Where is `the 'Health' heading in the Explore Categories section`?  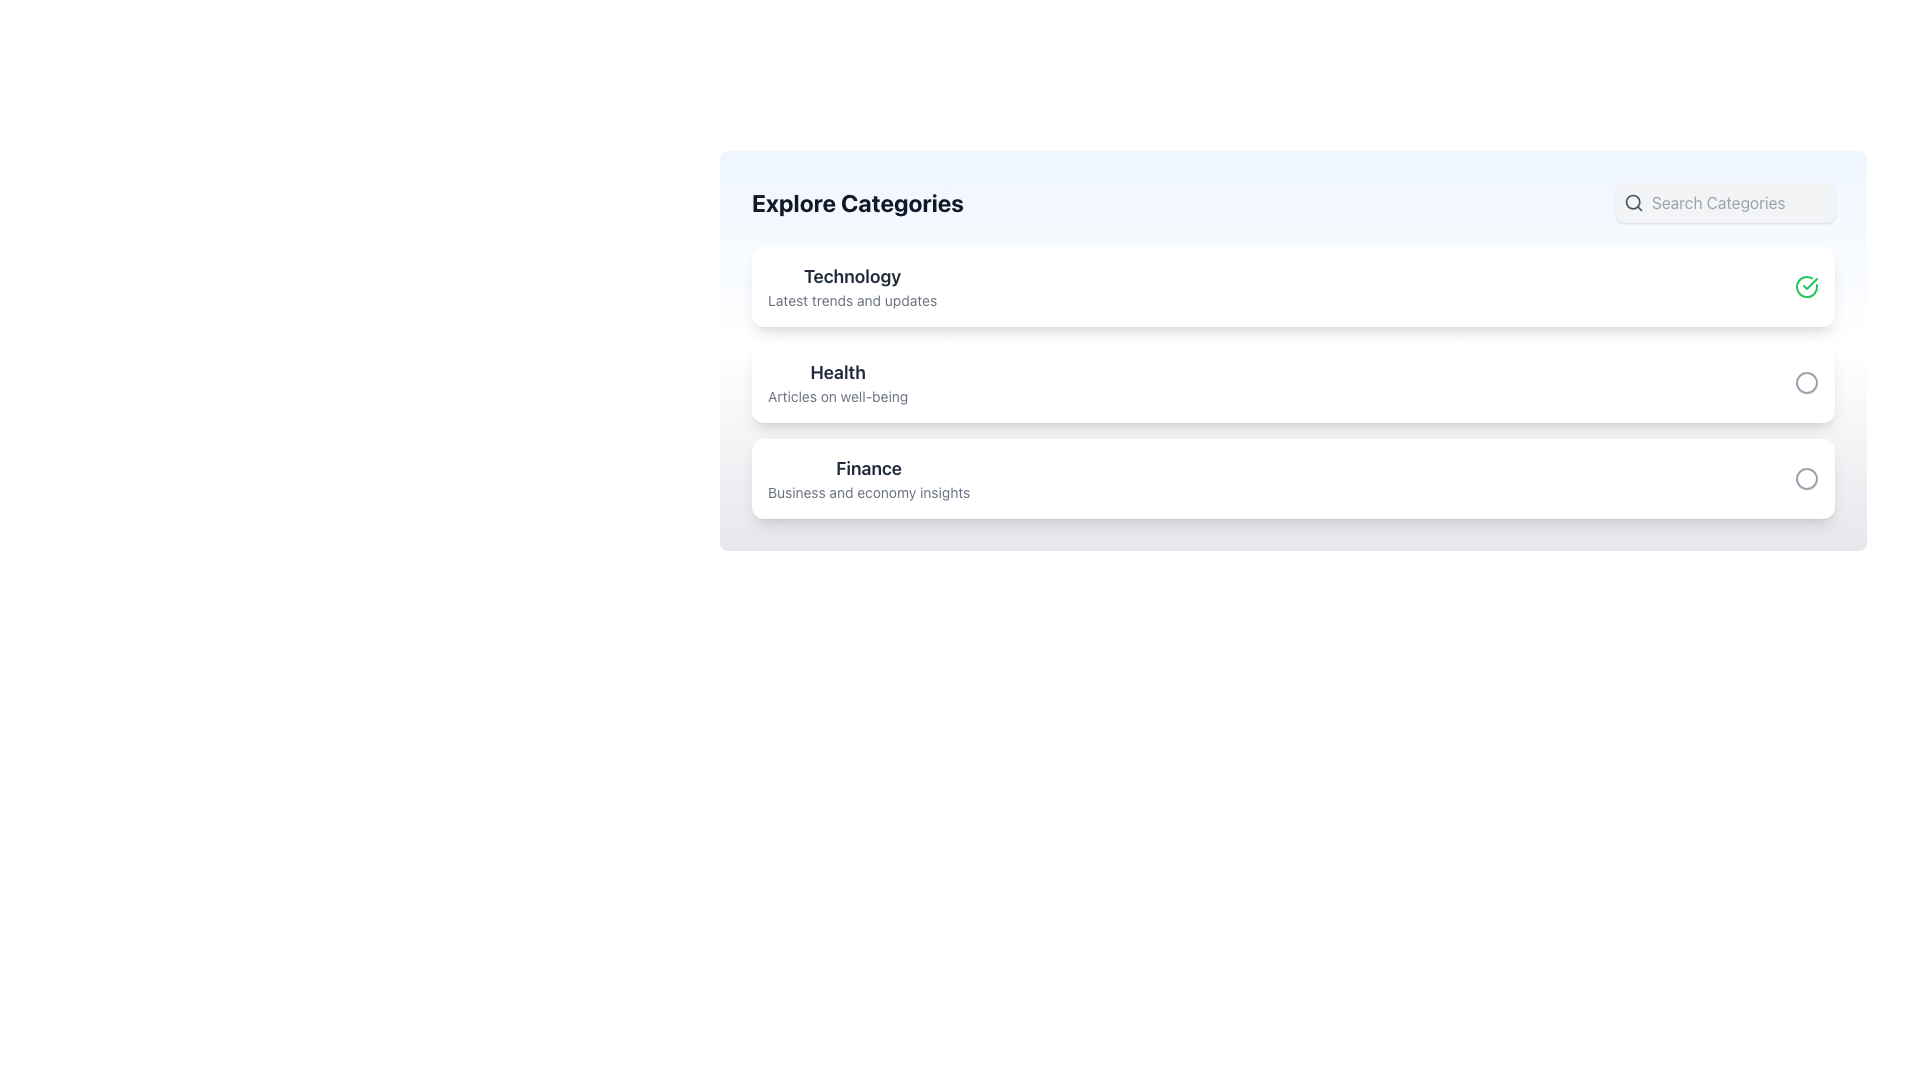
the 'Health' heading in the Explore Categories section is located at coordinates (838, 382).